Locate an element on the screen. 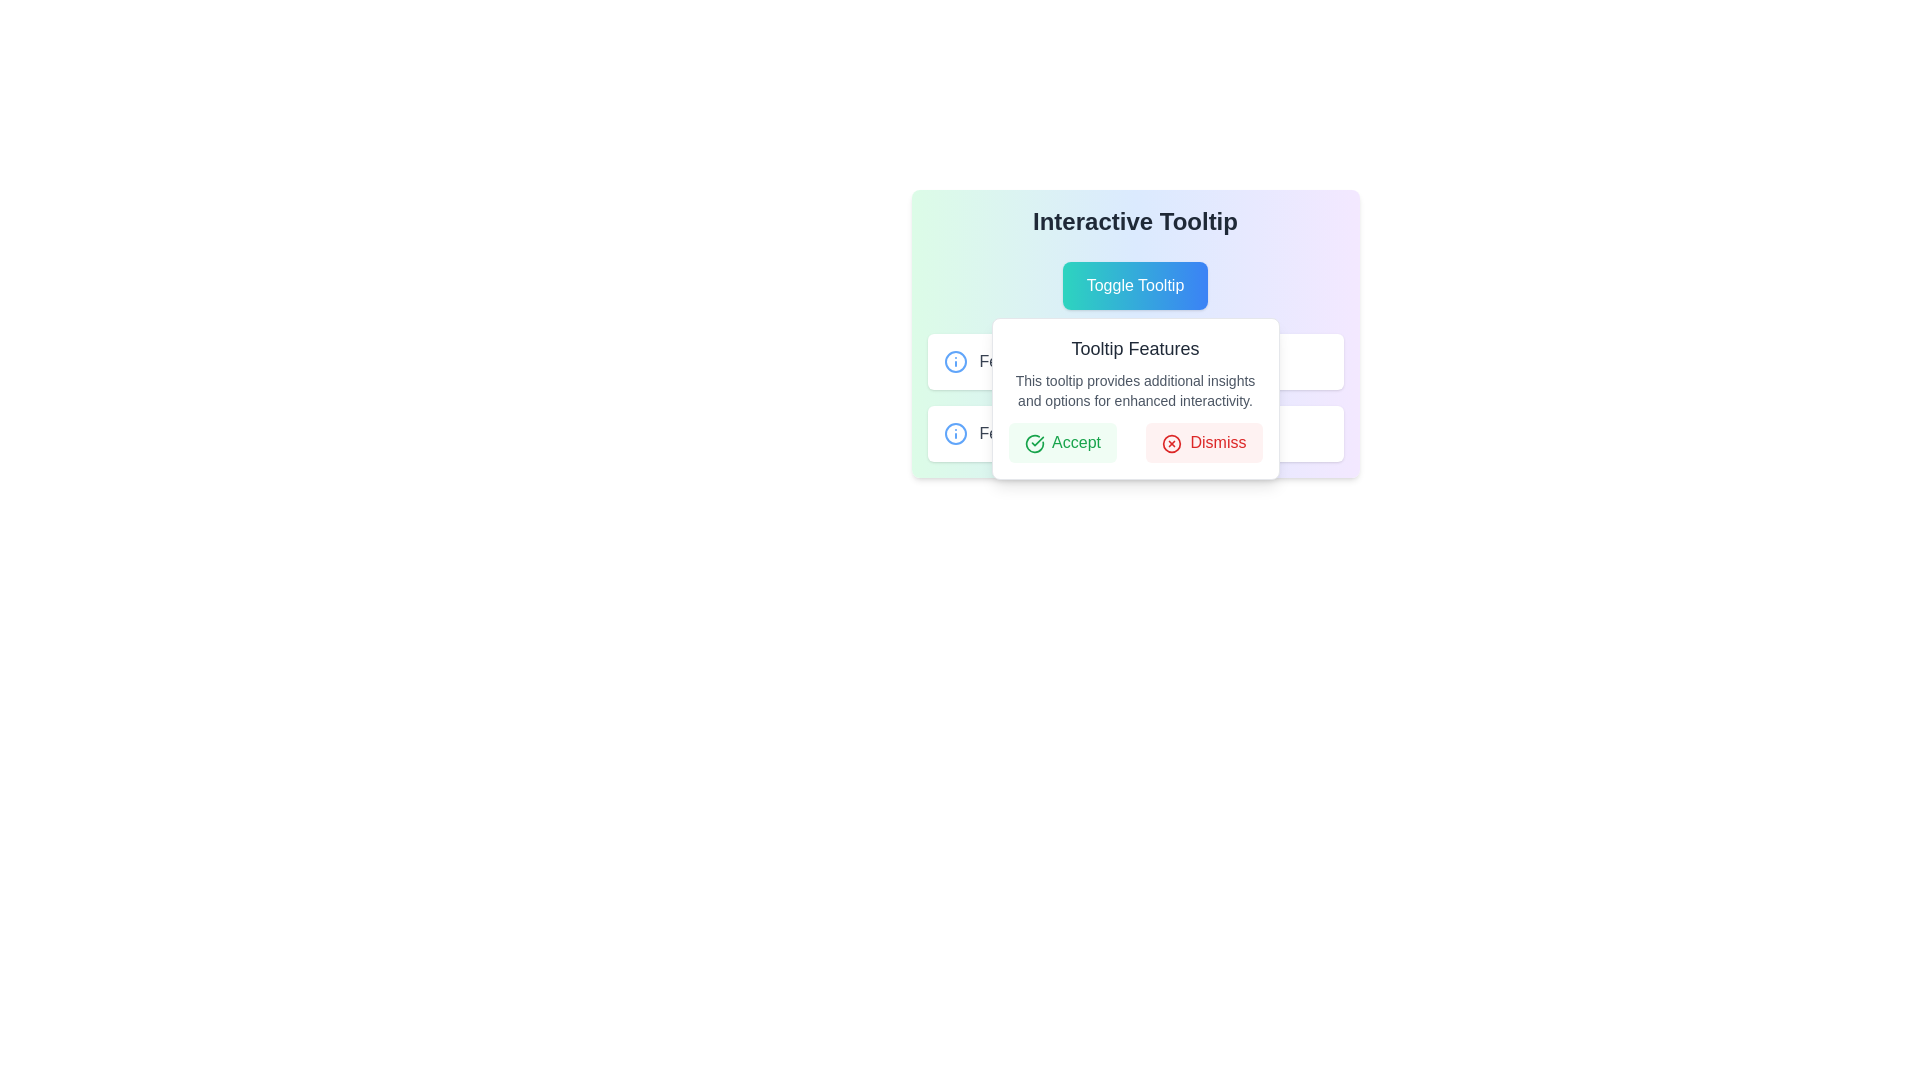 This screenshot has height=1080, width=1920. the affirmative button located at the bottom left of the tooltip card is located at coordinates (1061, 442).